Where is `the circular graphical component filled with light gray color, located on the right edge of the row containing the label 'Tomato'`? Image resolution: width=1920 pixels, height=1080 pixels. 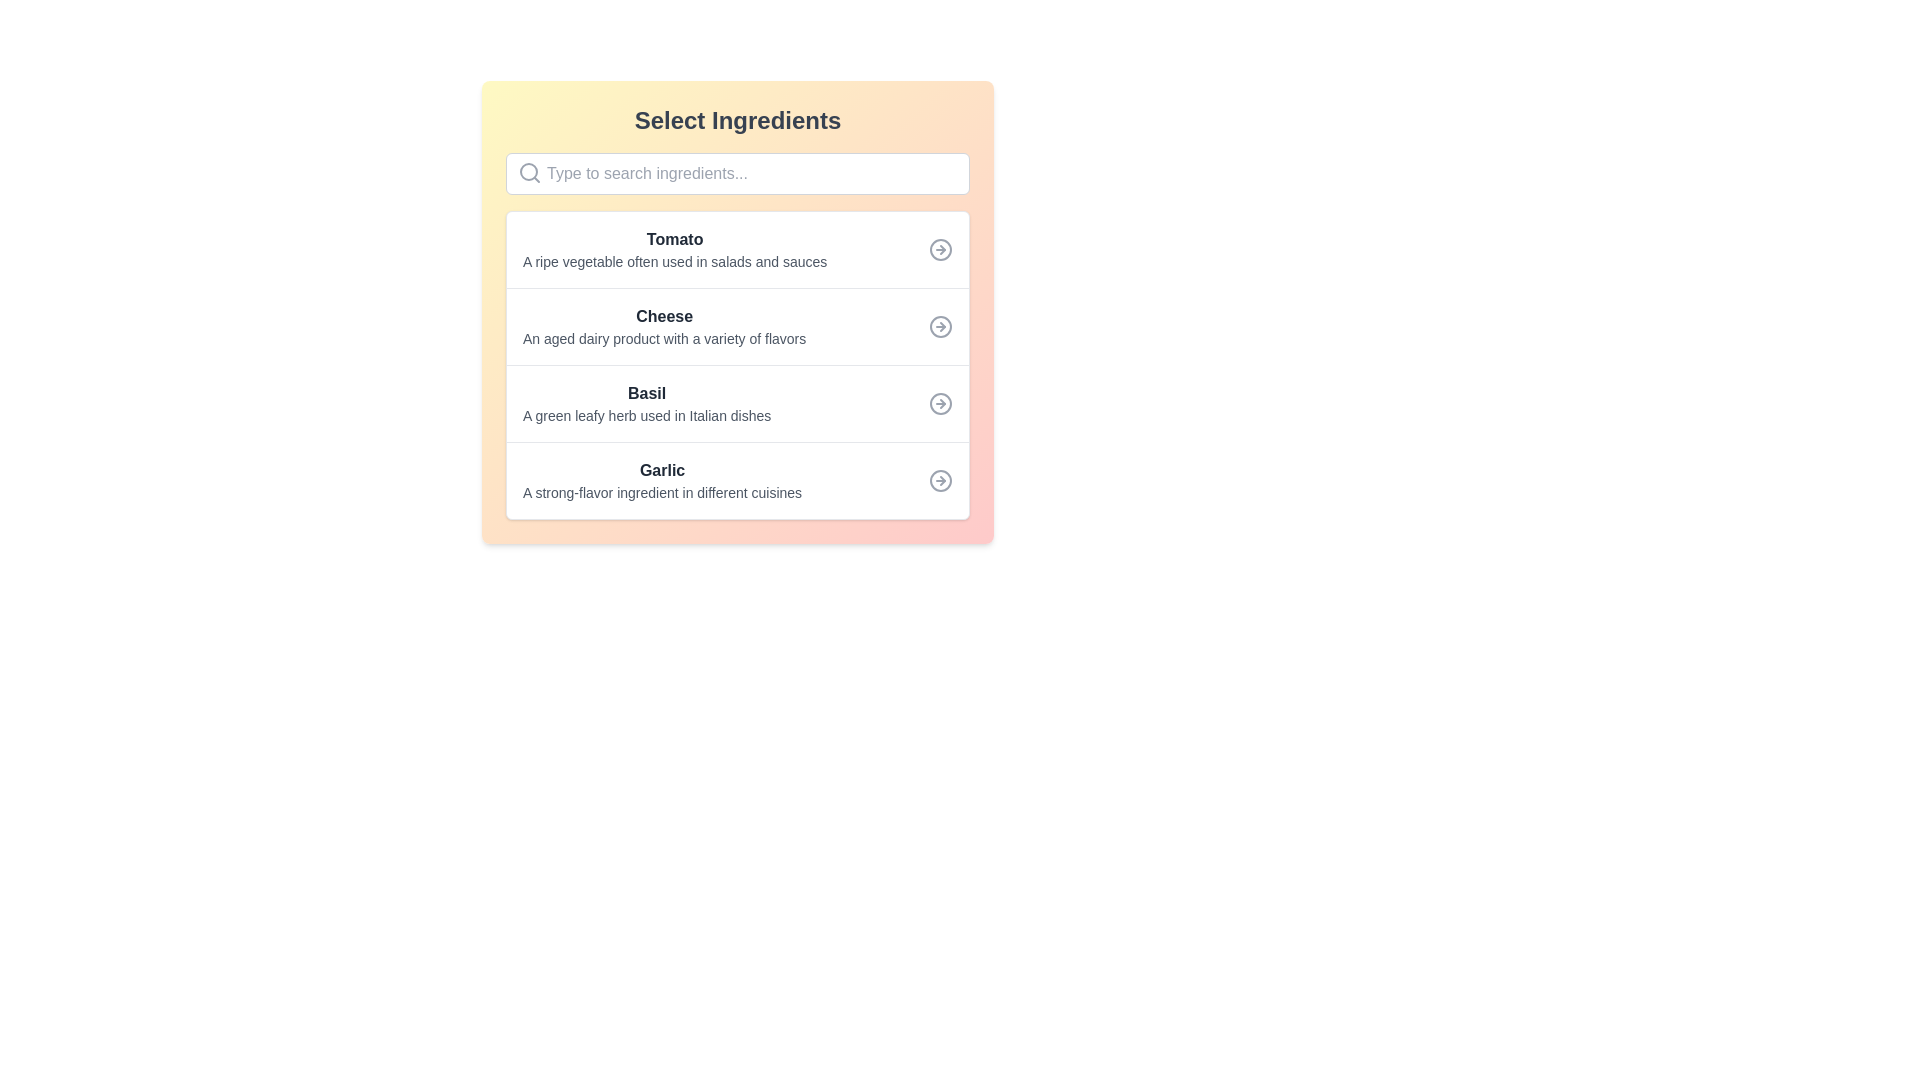 the circular graphical component filled with light gray color, located on the right edge of the row containing the label 'Tomato' is located at coordinates (939, 249).